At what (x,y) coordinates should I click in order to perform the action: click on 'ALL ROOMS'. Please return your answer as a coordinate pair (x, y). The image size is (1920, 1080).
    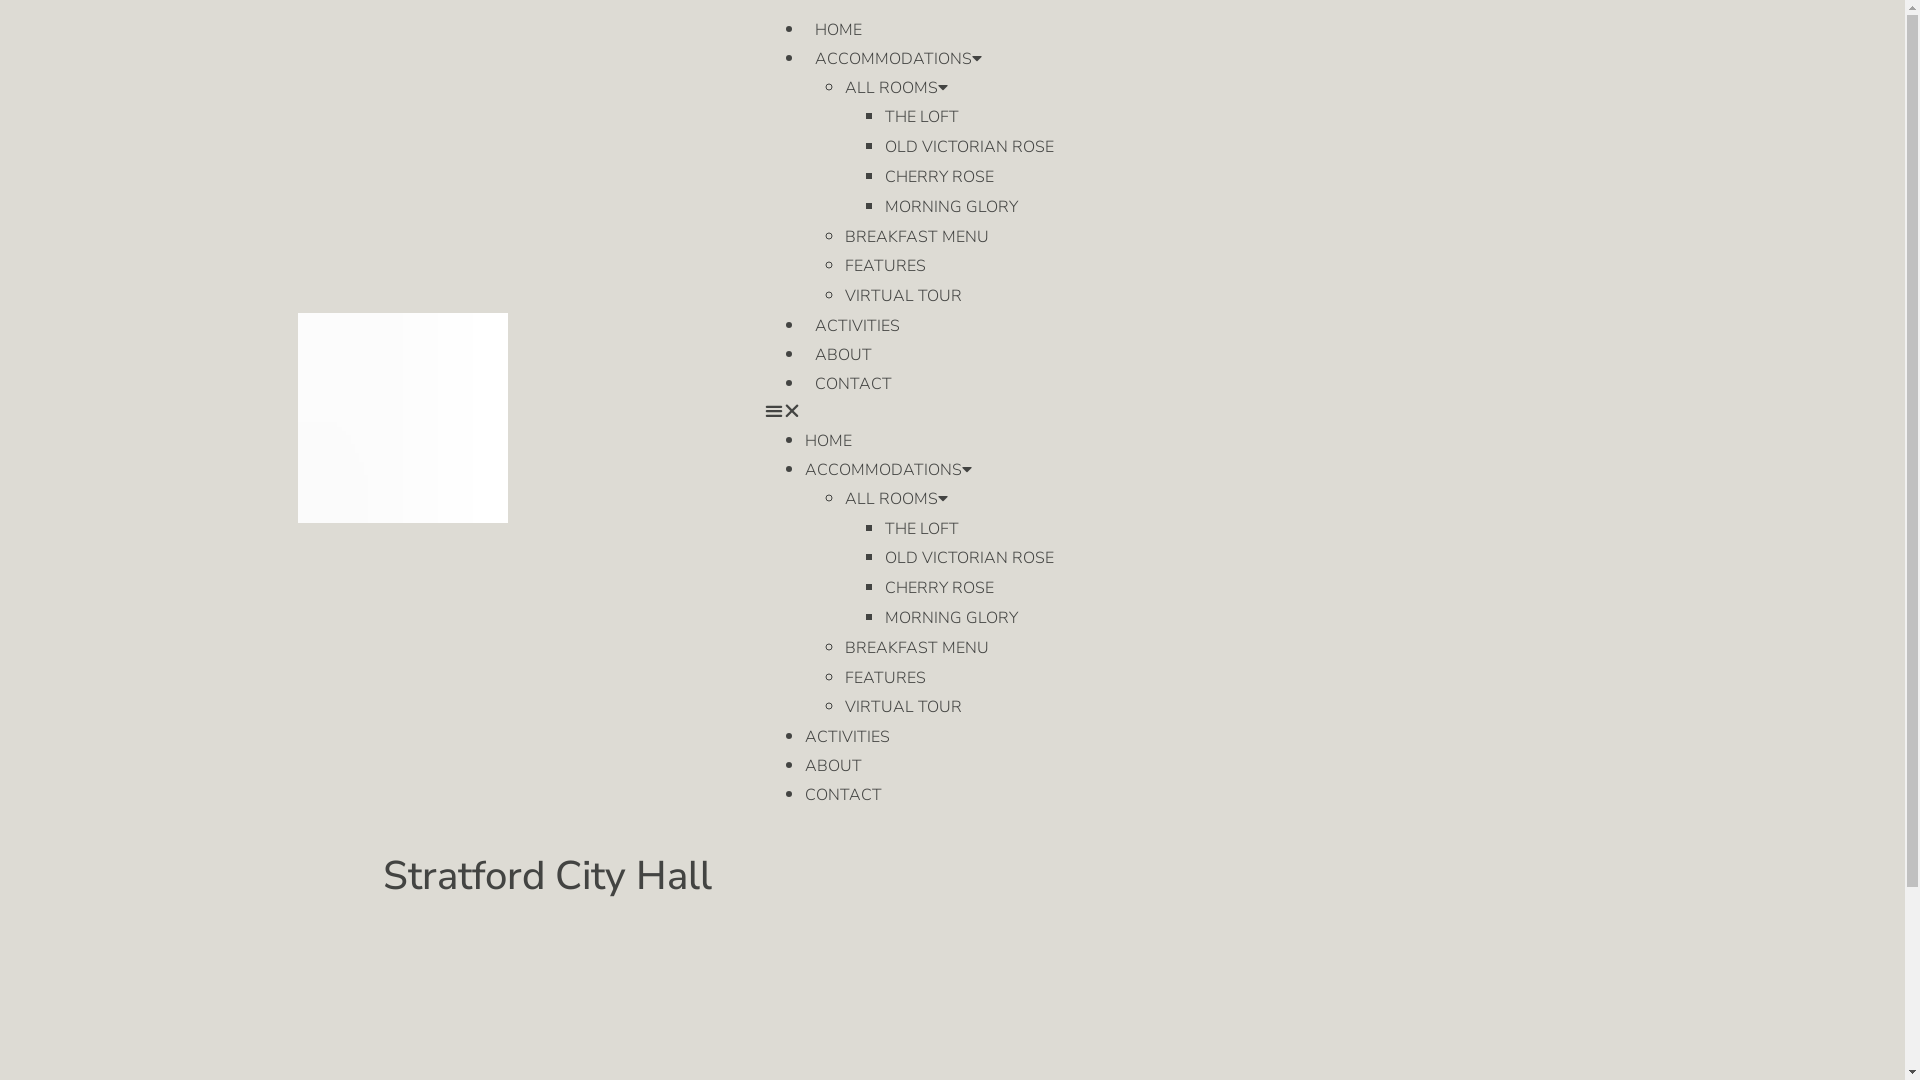
    Looking at the image, I should click on (895, 87).